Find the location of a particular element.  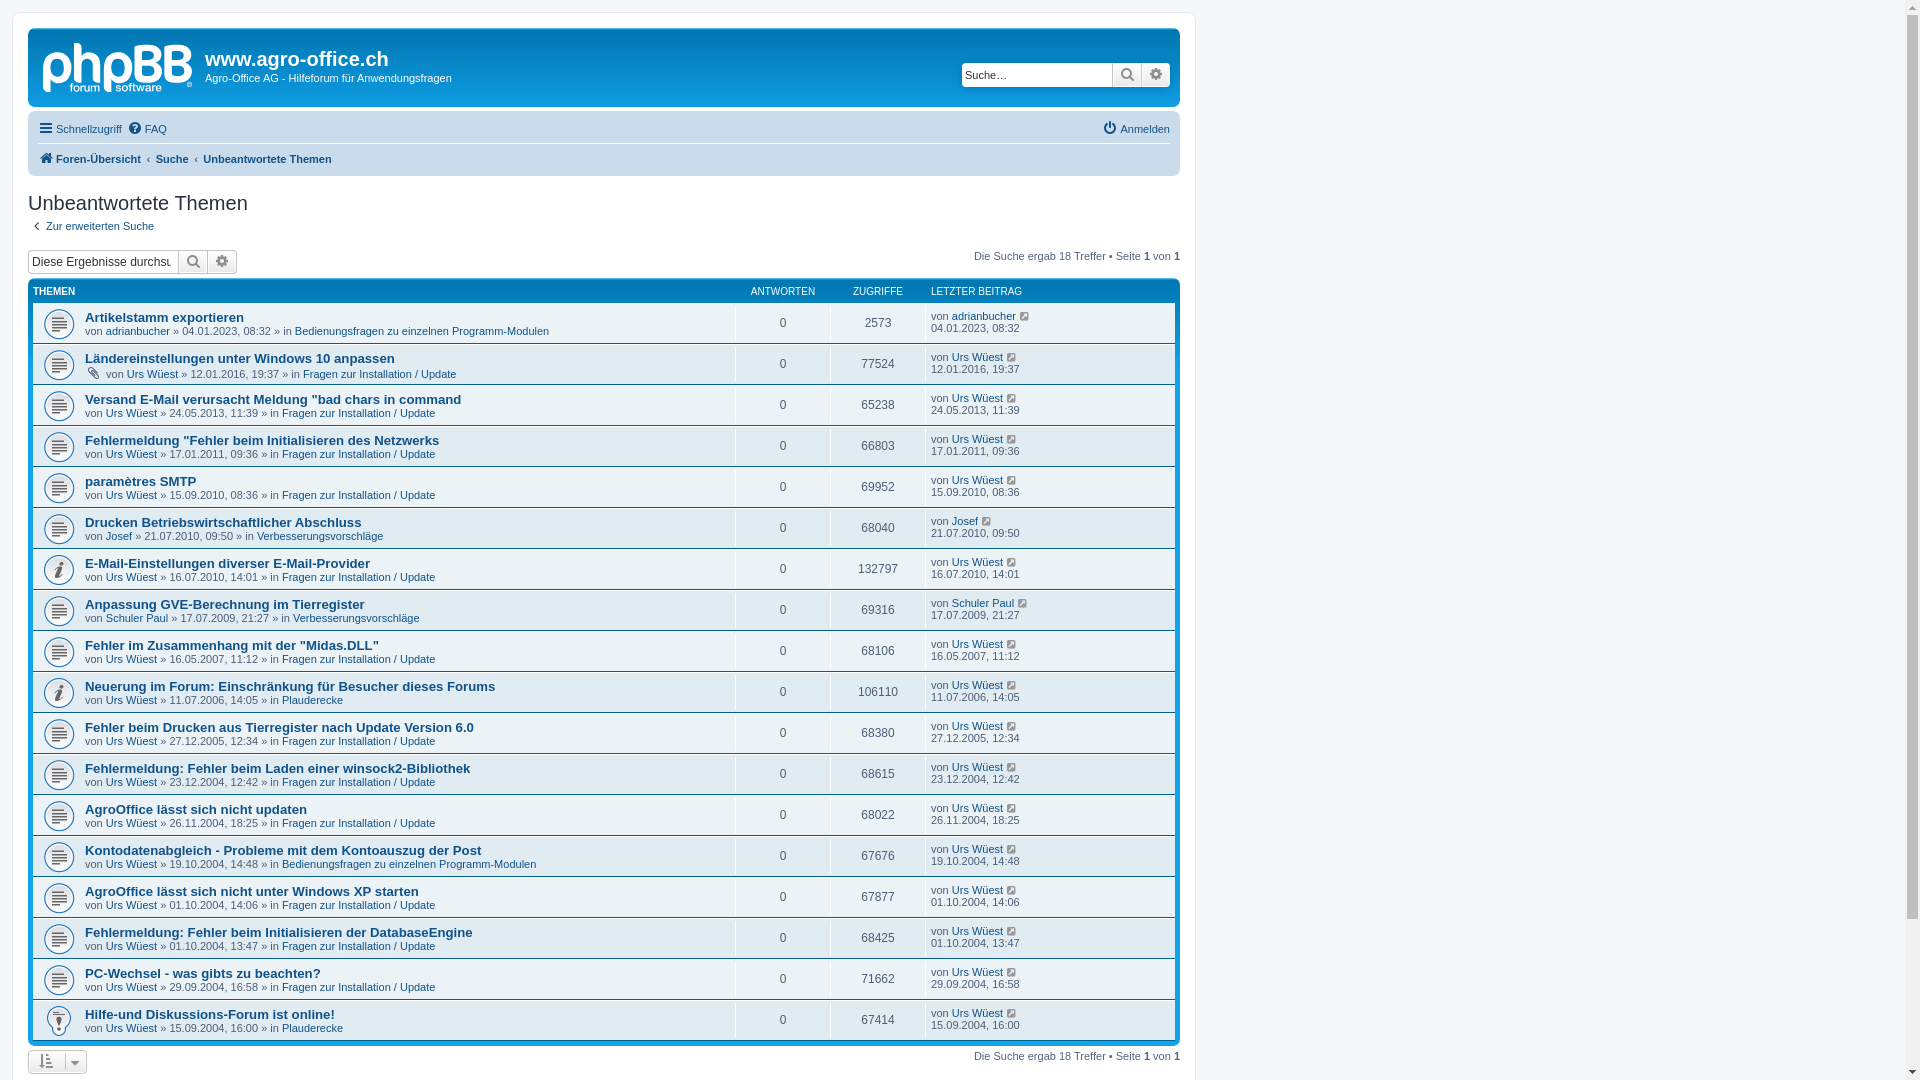

'Gehe zum letzten Beitrag' is located at coordinates (1012, 644).